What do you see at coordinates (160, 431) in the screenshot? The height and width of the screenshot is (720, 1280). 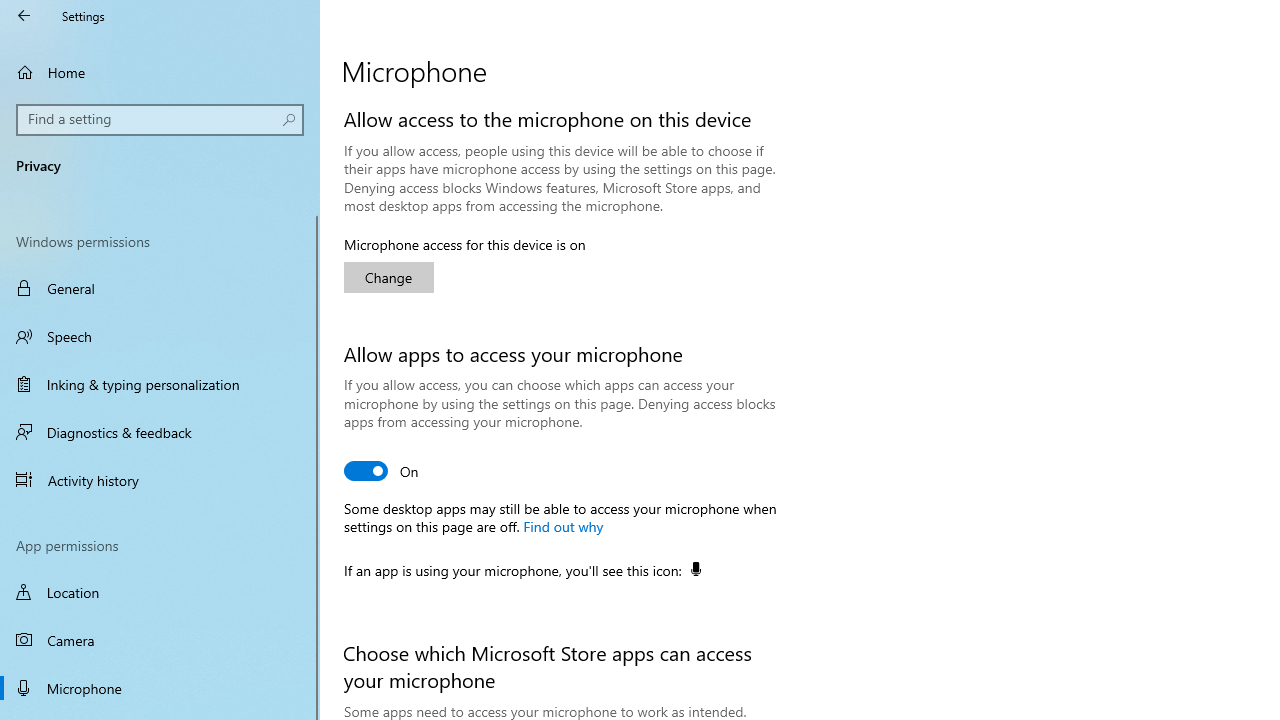 I see `'Diagnostics & feedback'` at bounding box center [160, 431].